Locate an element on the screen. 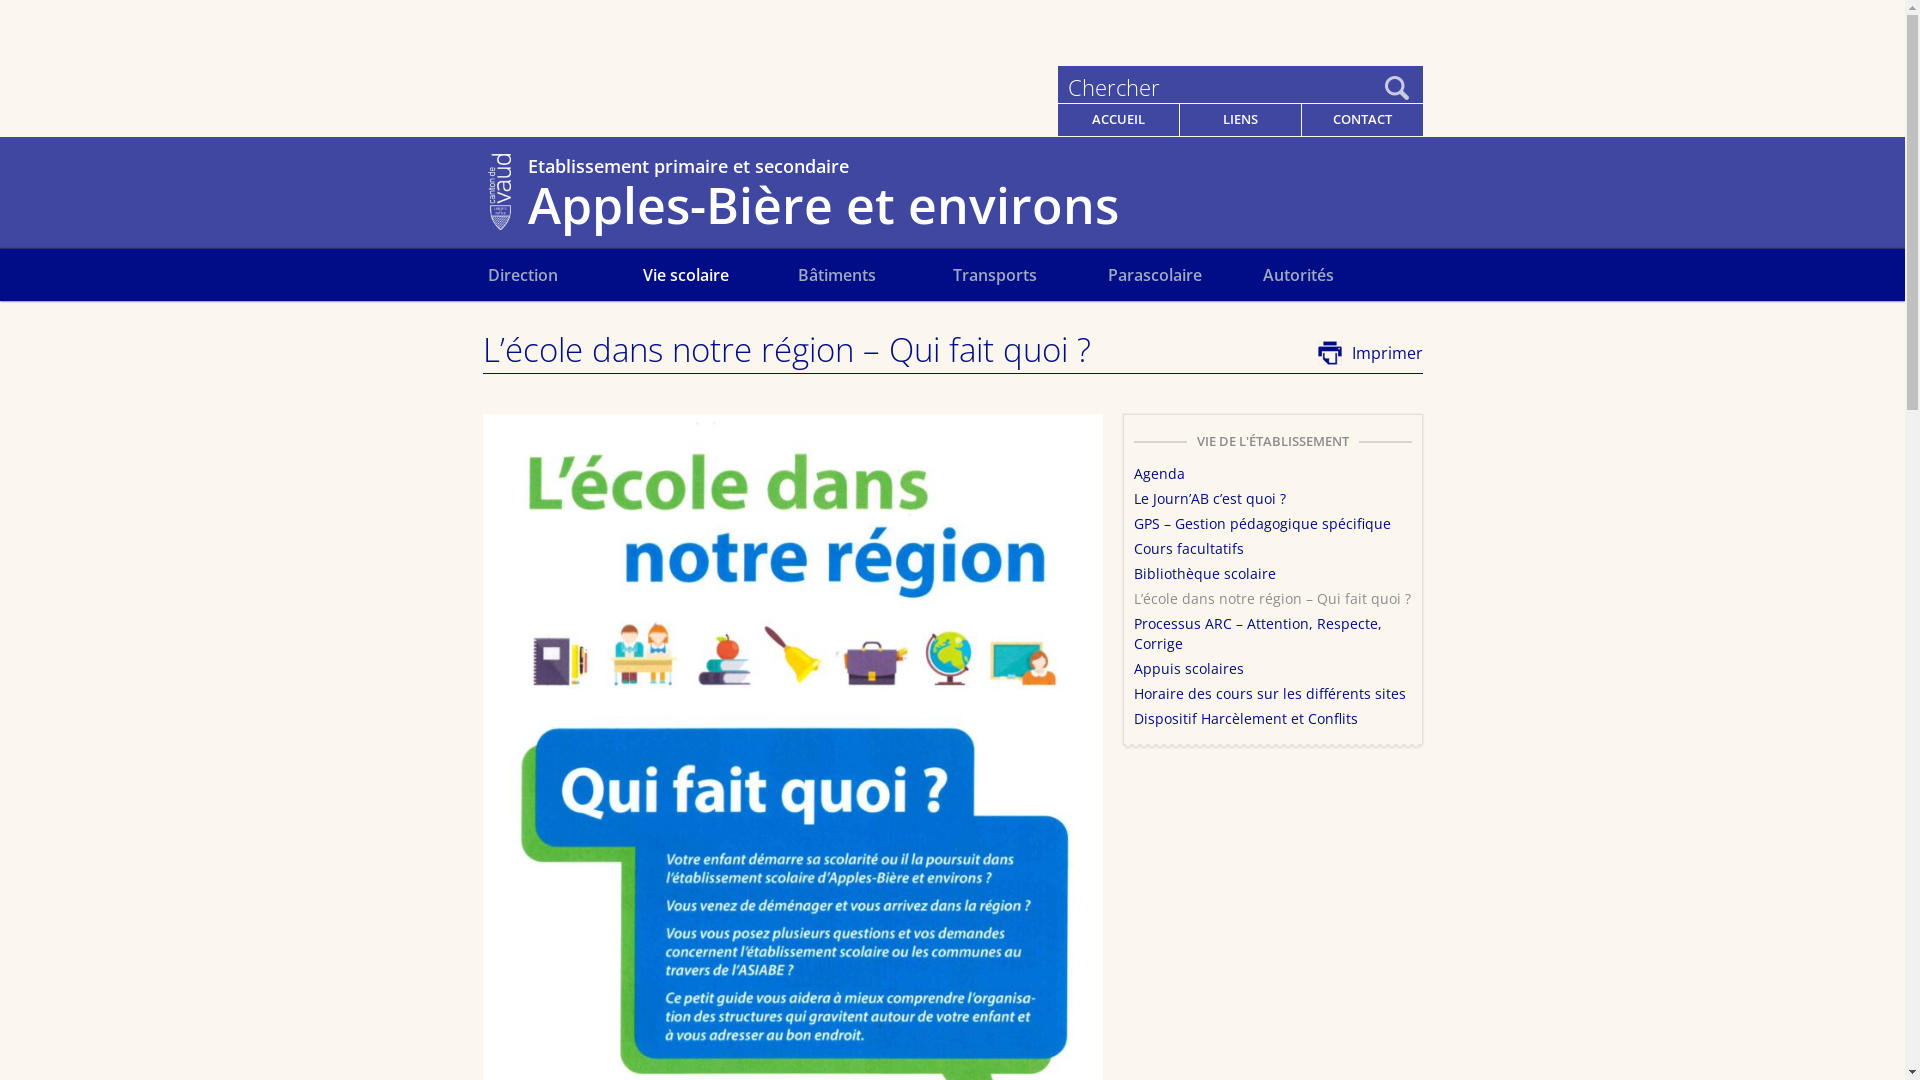  'Imprimer' is located at coordinates (1369, 352).